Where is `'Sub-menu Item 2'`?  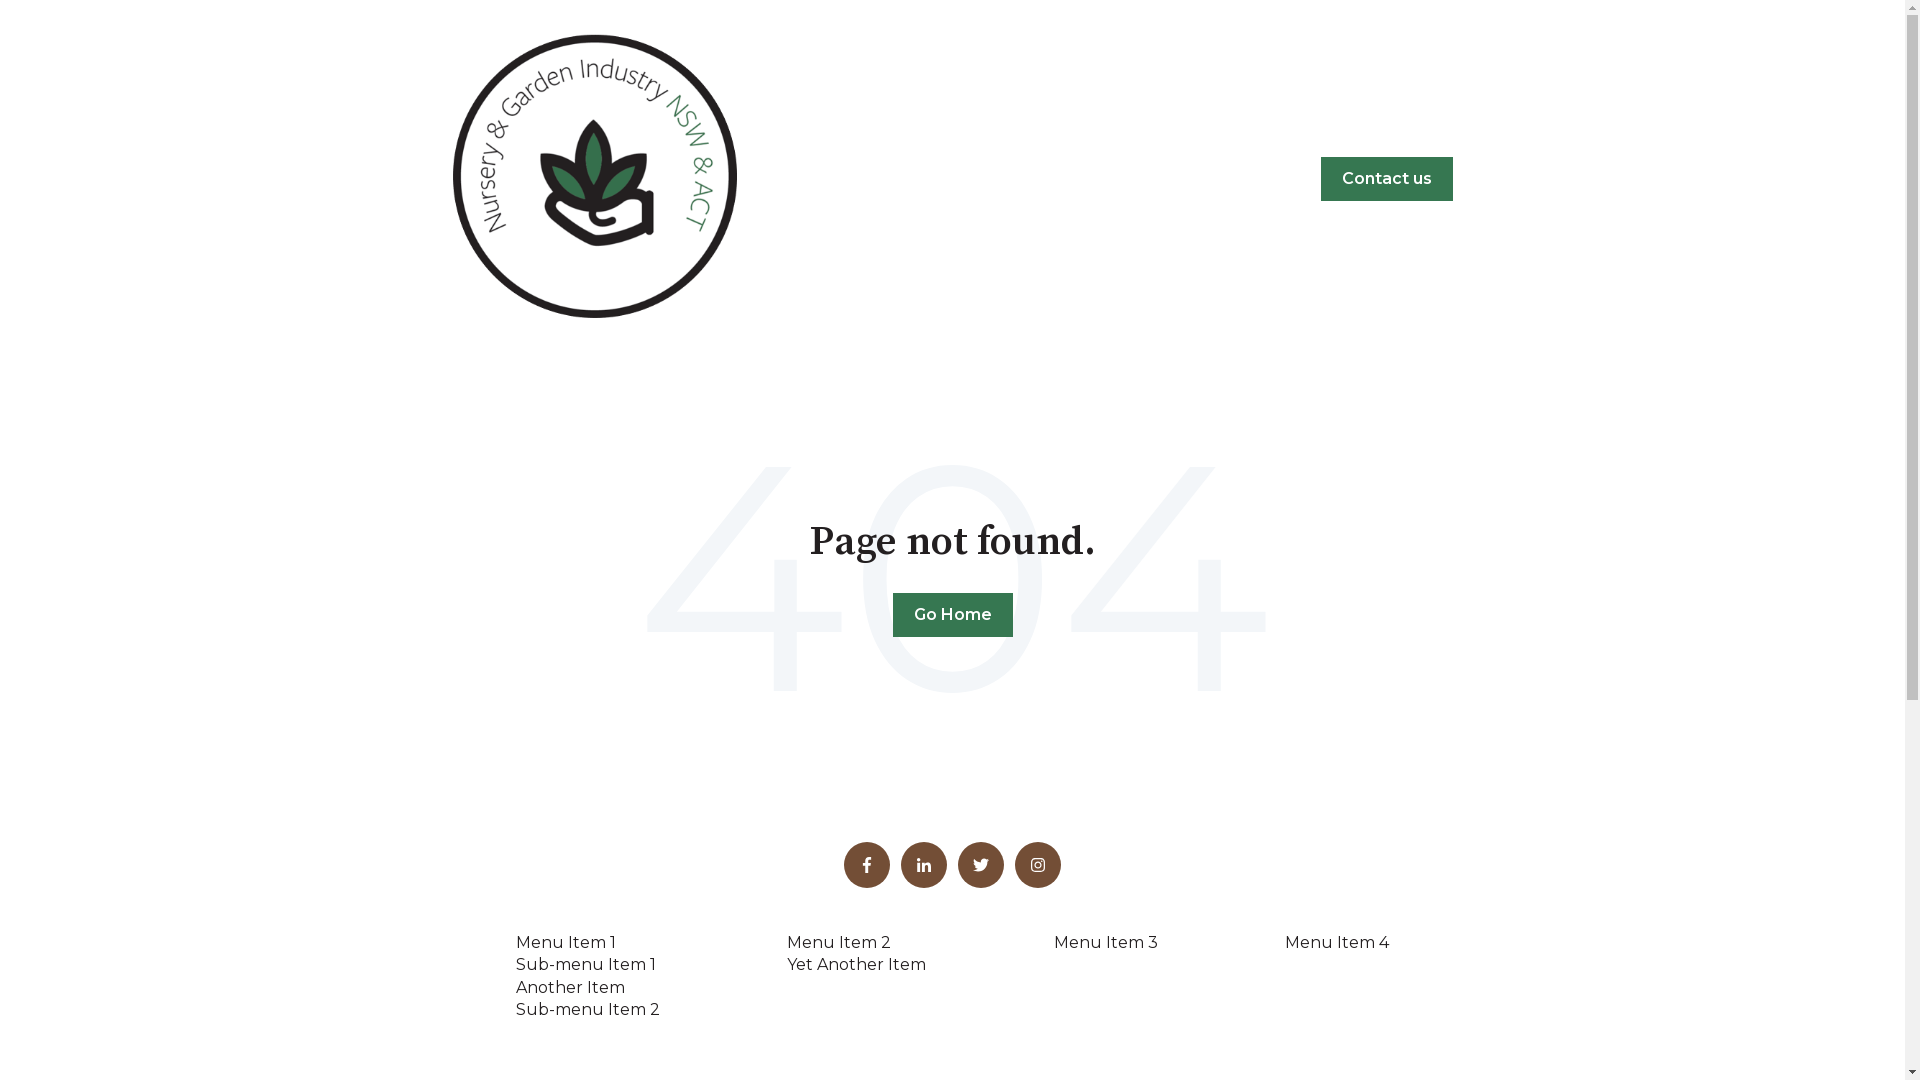
'Sub-menu Item 2' is located at coordinates (587, 1009).